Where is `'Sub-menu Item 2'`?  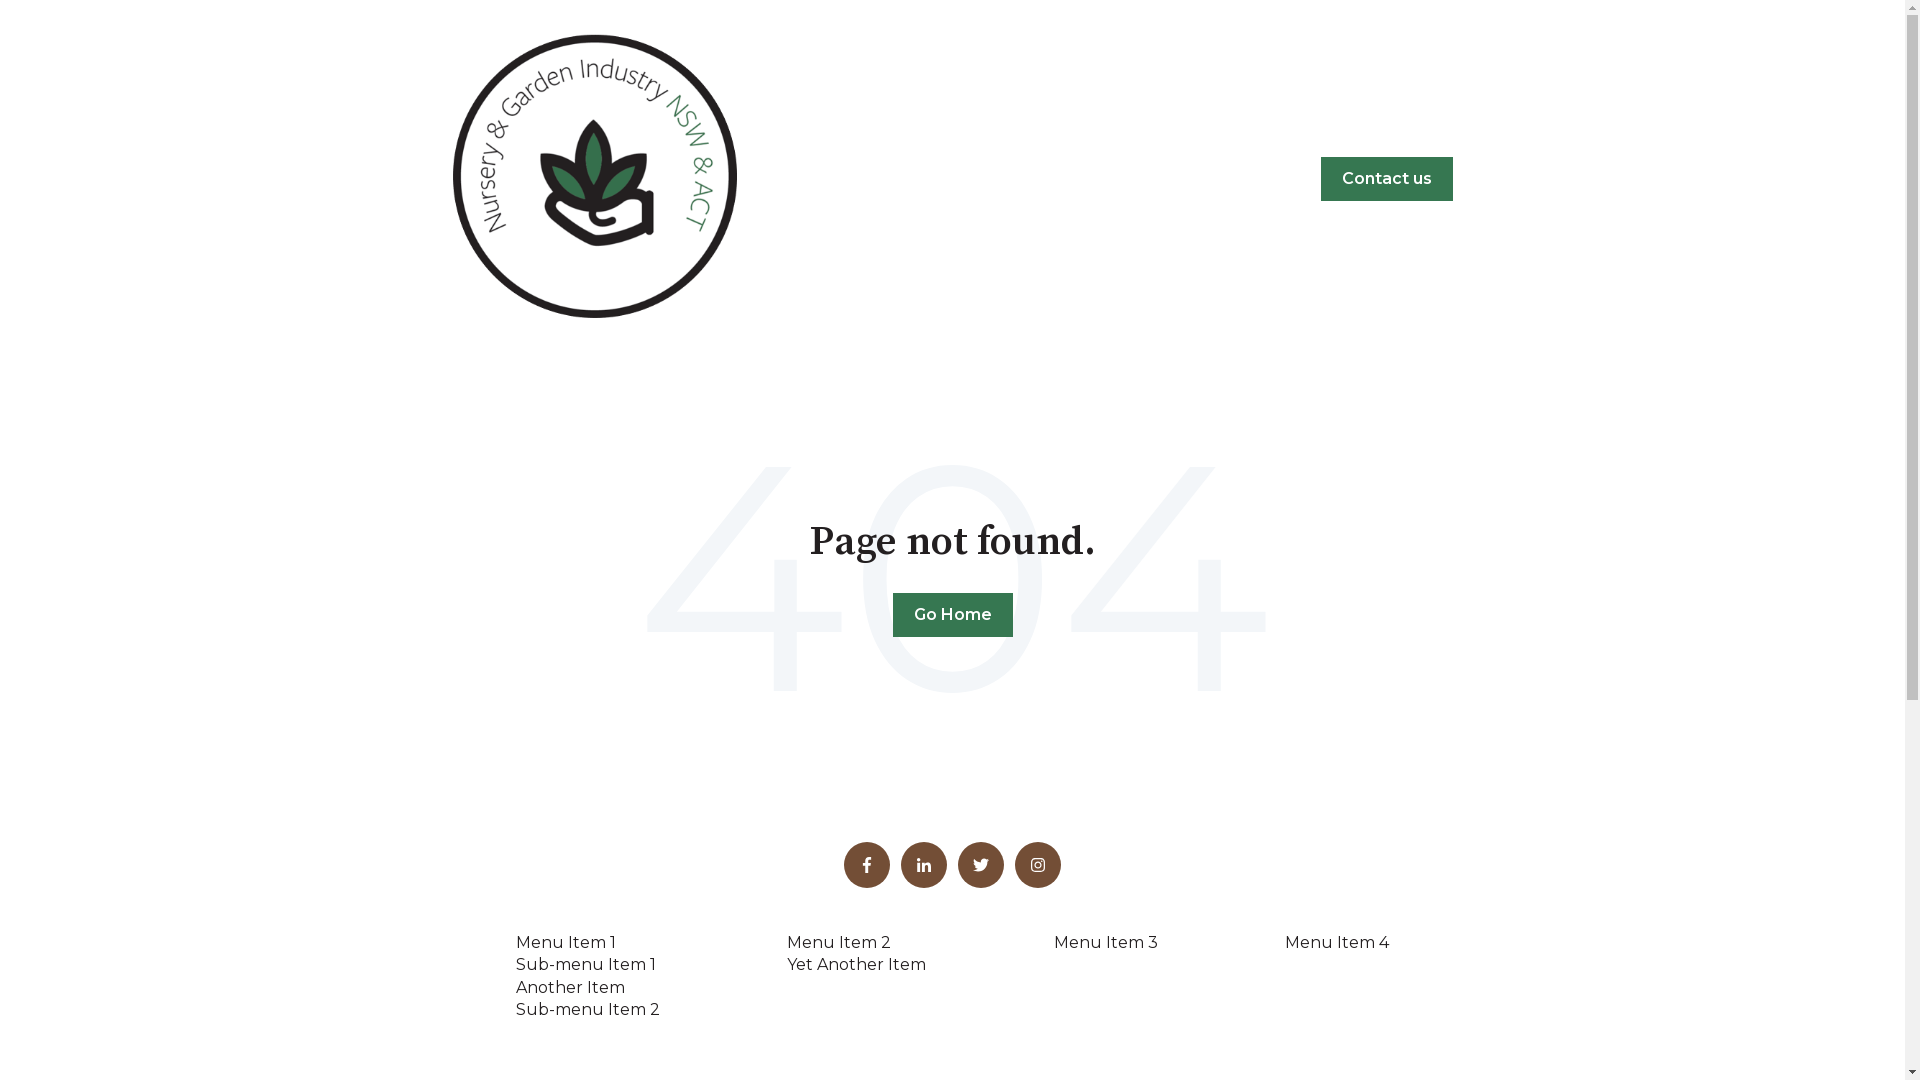
'Sub-menu Item 2' is located at coordinates (587, 1009).